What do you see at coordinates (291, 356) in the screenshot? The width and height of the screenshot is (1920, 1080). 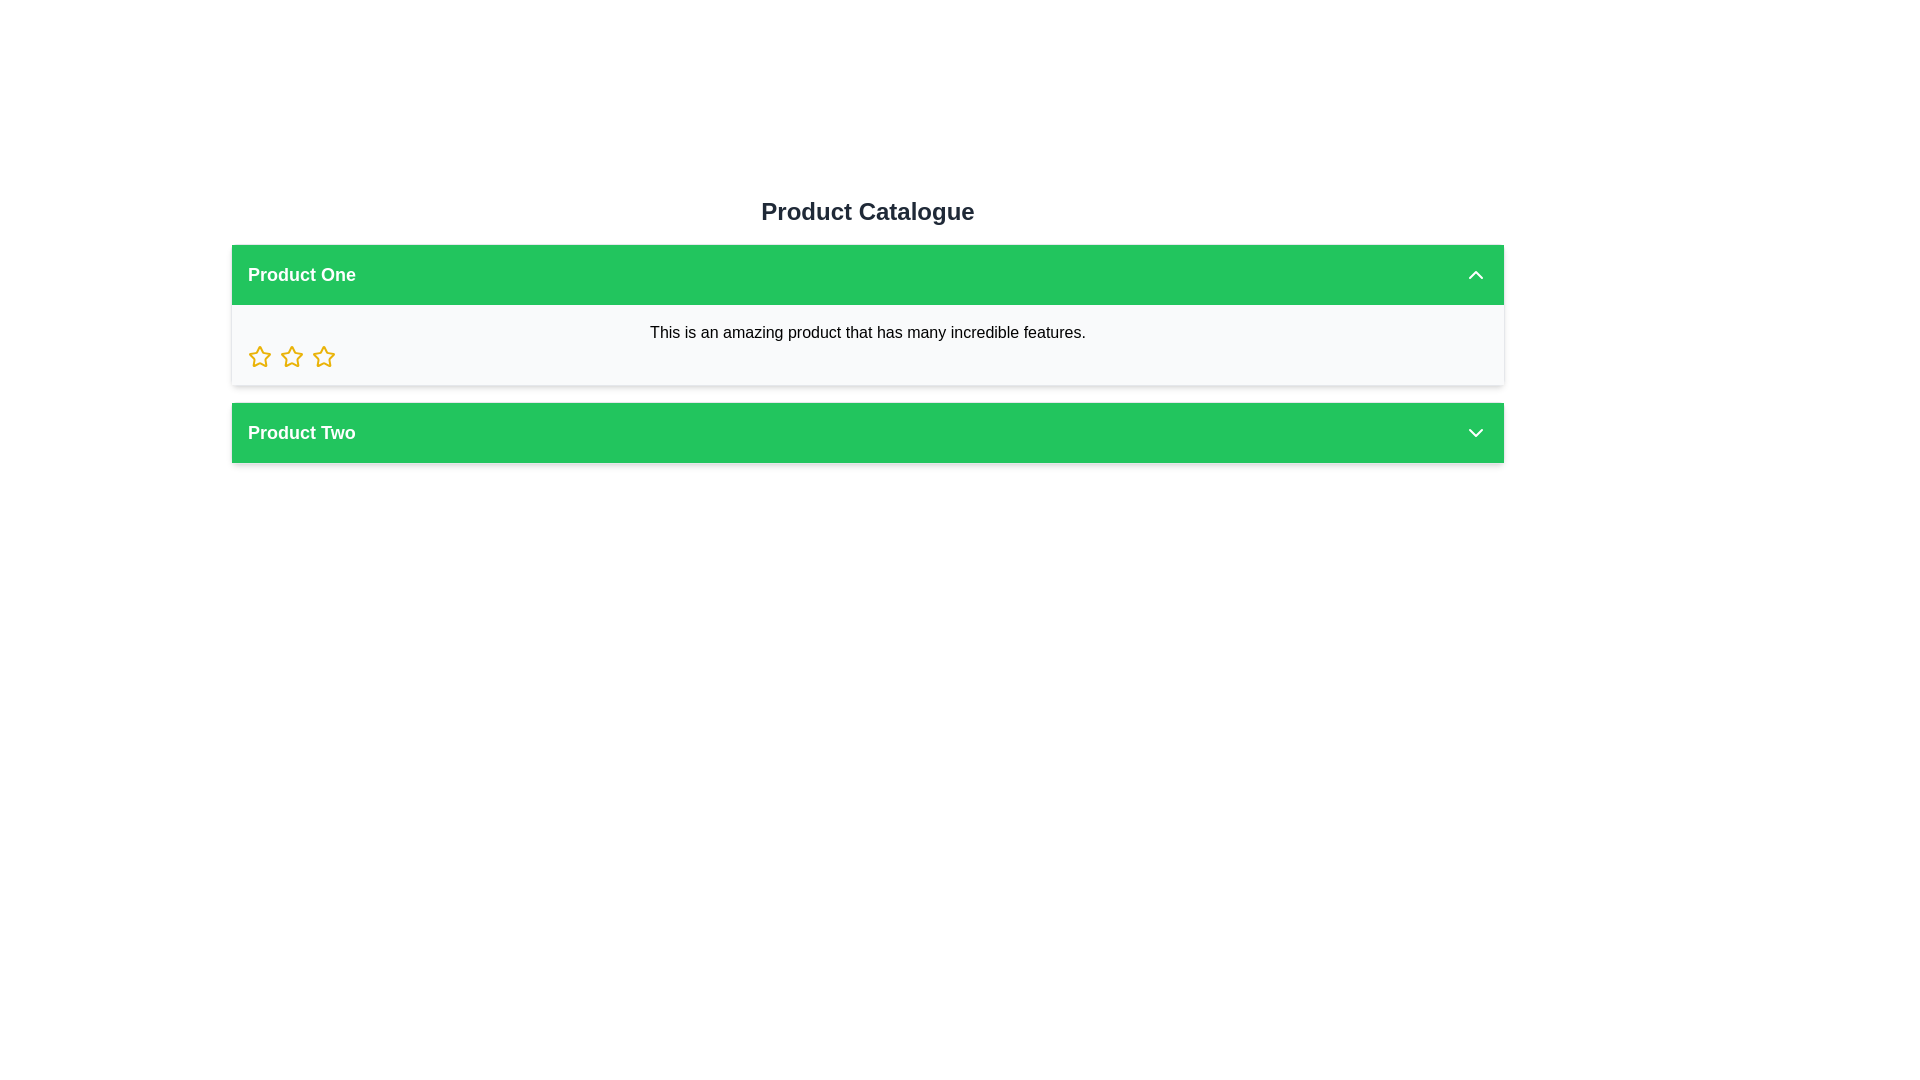 I see `the second star-shaped icon with a yellow outline in the rating section below 'Product One'` at bounding box center [291, 356].